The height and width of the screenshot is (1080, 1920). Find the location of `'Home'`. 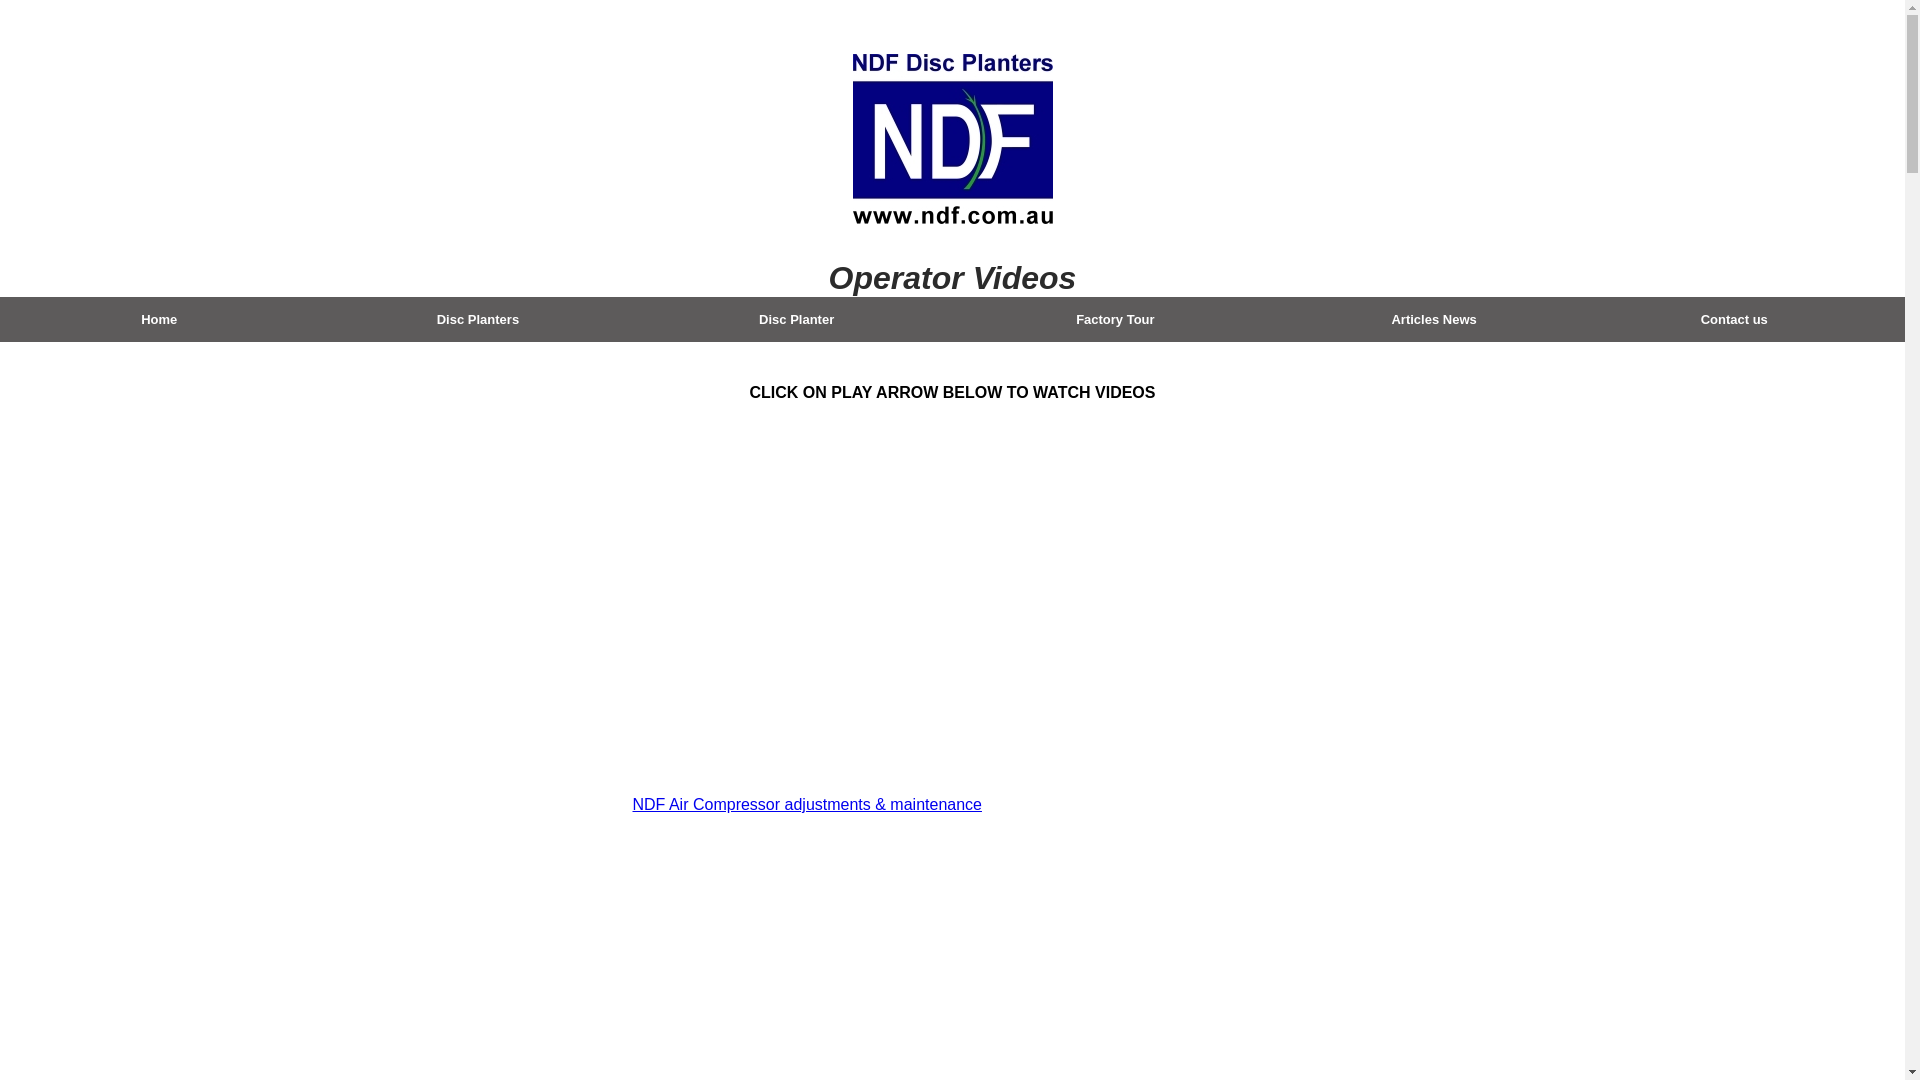

'Home' is located at coordinates (157, 316).